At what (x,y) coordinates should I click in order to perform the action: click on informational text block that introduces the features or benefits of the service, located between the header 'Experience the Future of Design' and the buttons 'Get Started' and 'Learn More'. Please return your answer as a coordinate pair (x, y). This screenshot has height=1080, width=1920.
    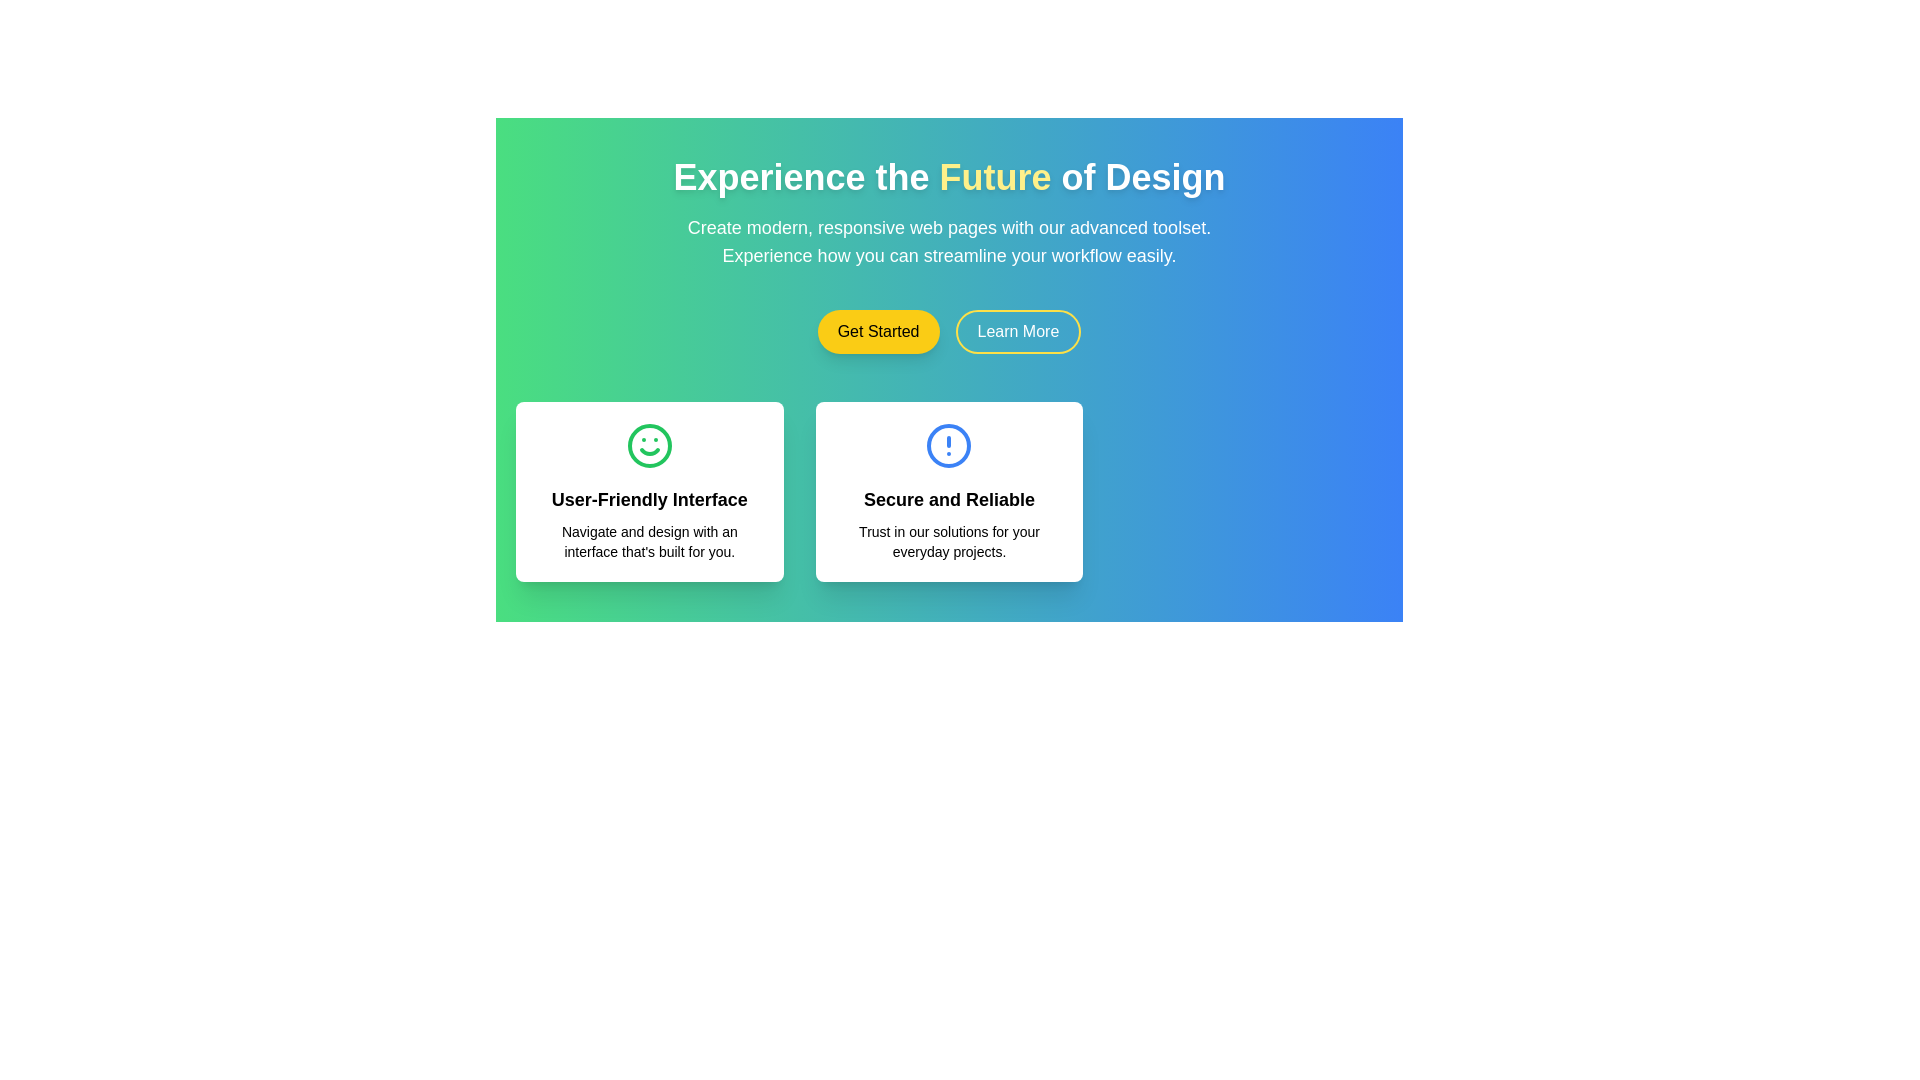
    Looking at the image, I should click on (948, 241).